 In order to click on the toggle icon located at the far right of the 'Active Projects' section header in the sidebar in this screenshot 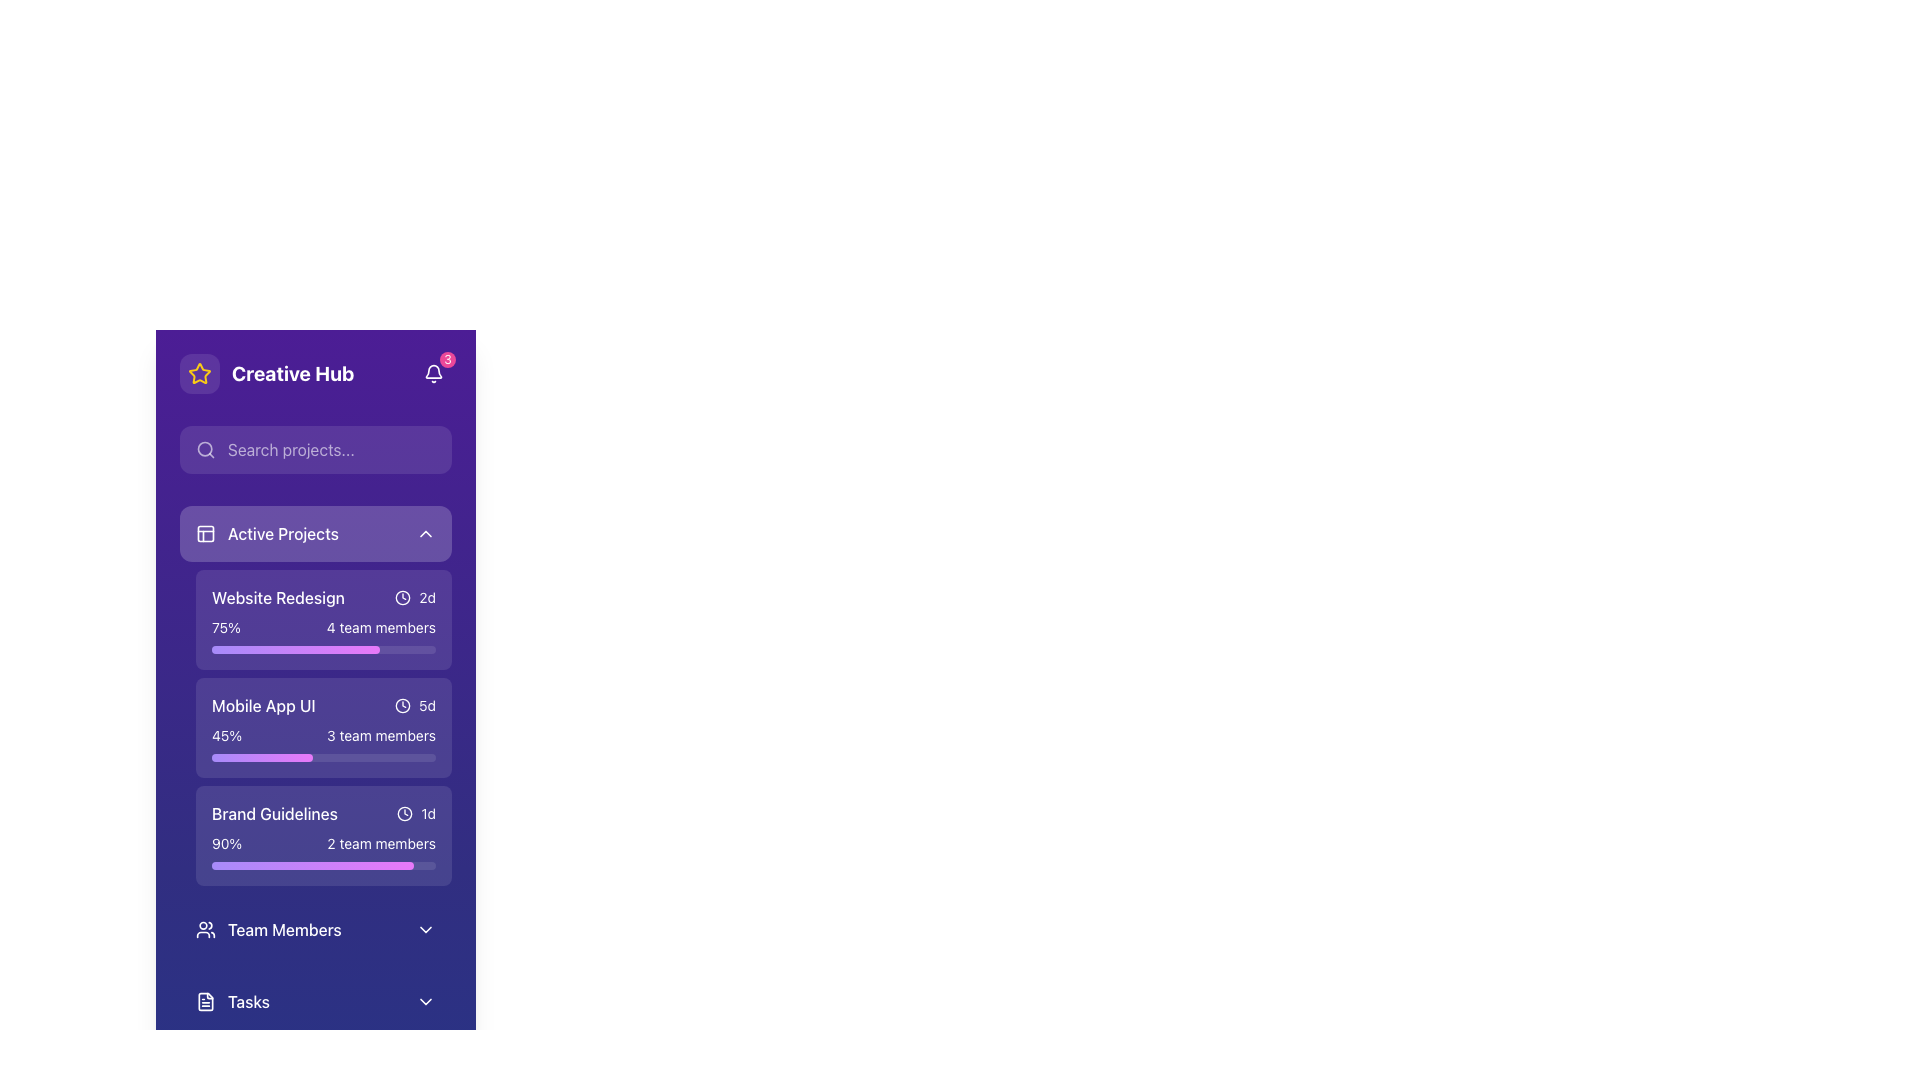, I will do `click(425, 532)`.